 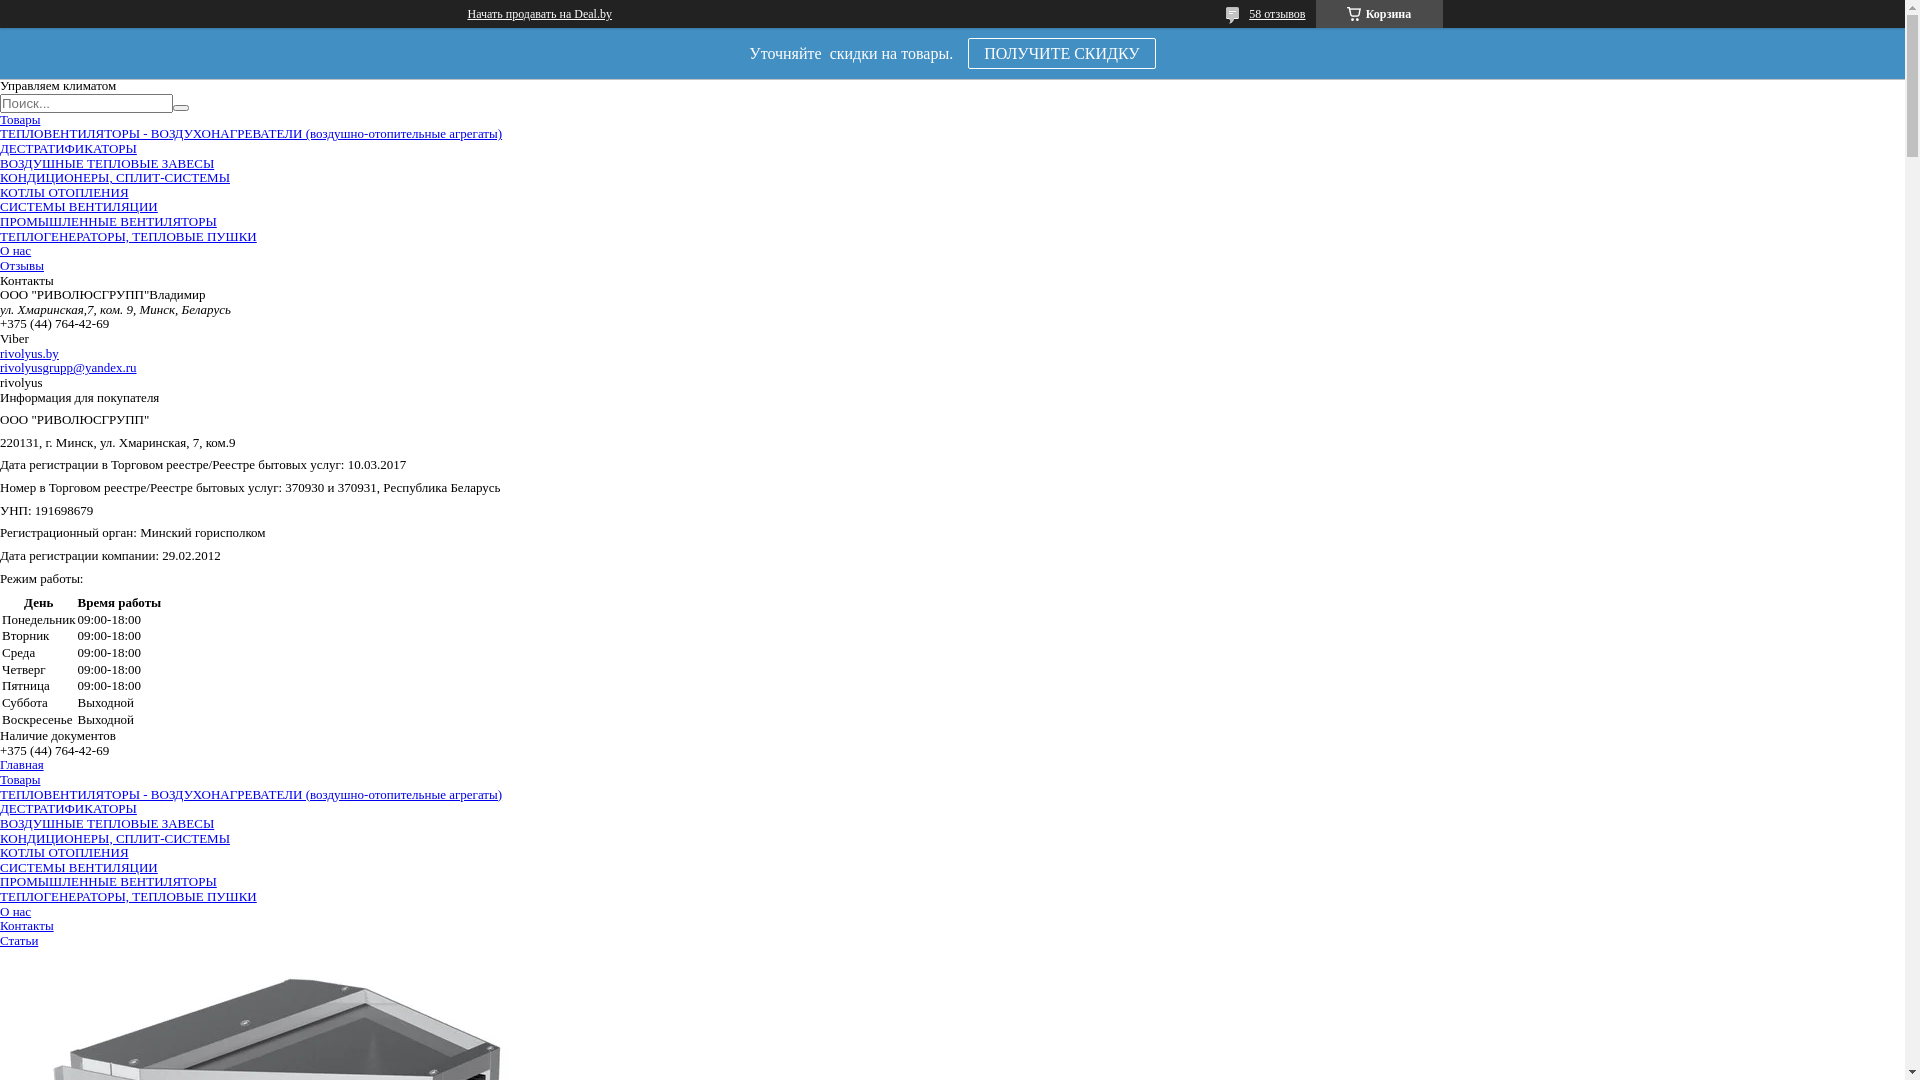 I want to click on 'rivolyusgrupp@yandex.ru', so click(x=68, y=367).